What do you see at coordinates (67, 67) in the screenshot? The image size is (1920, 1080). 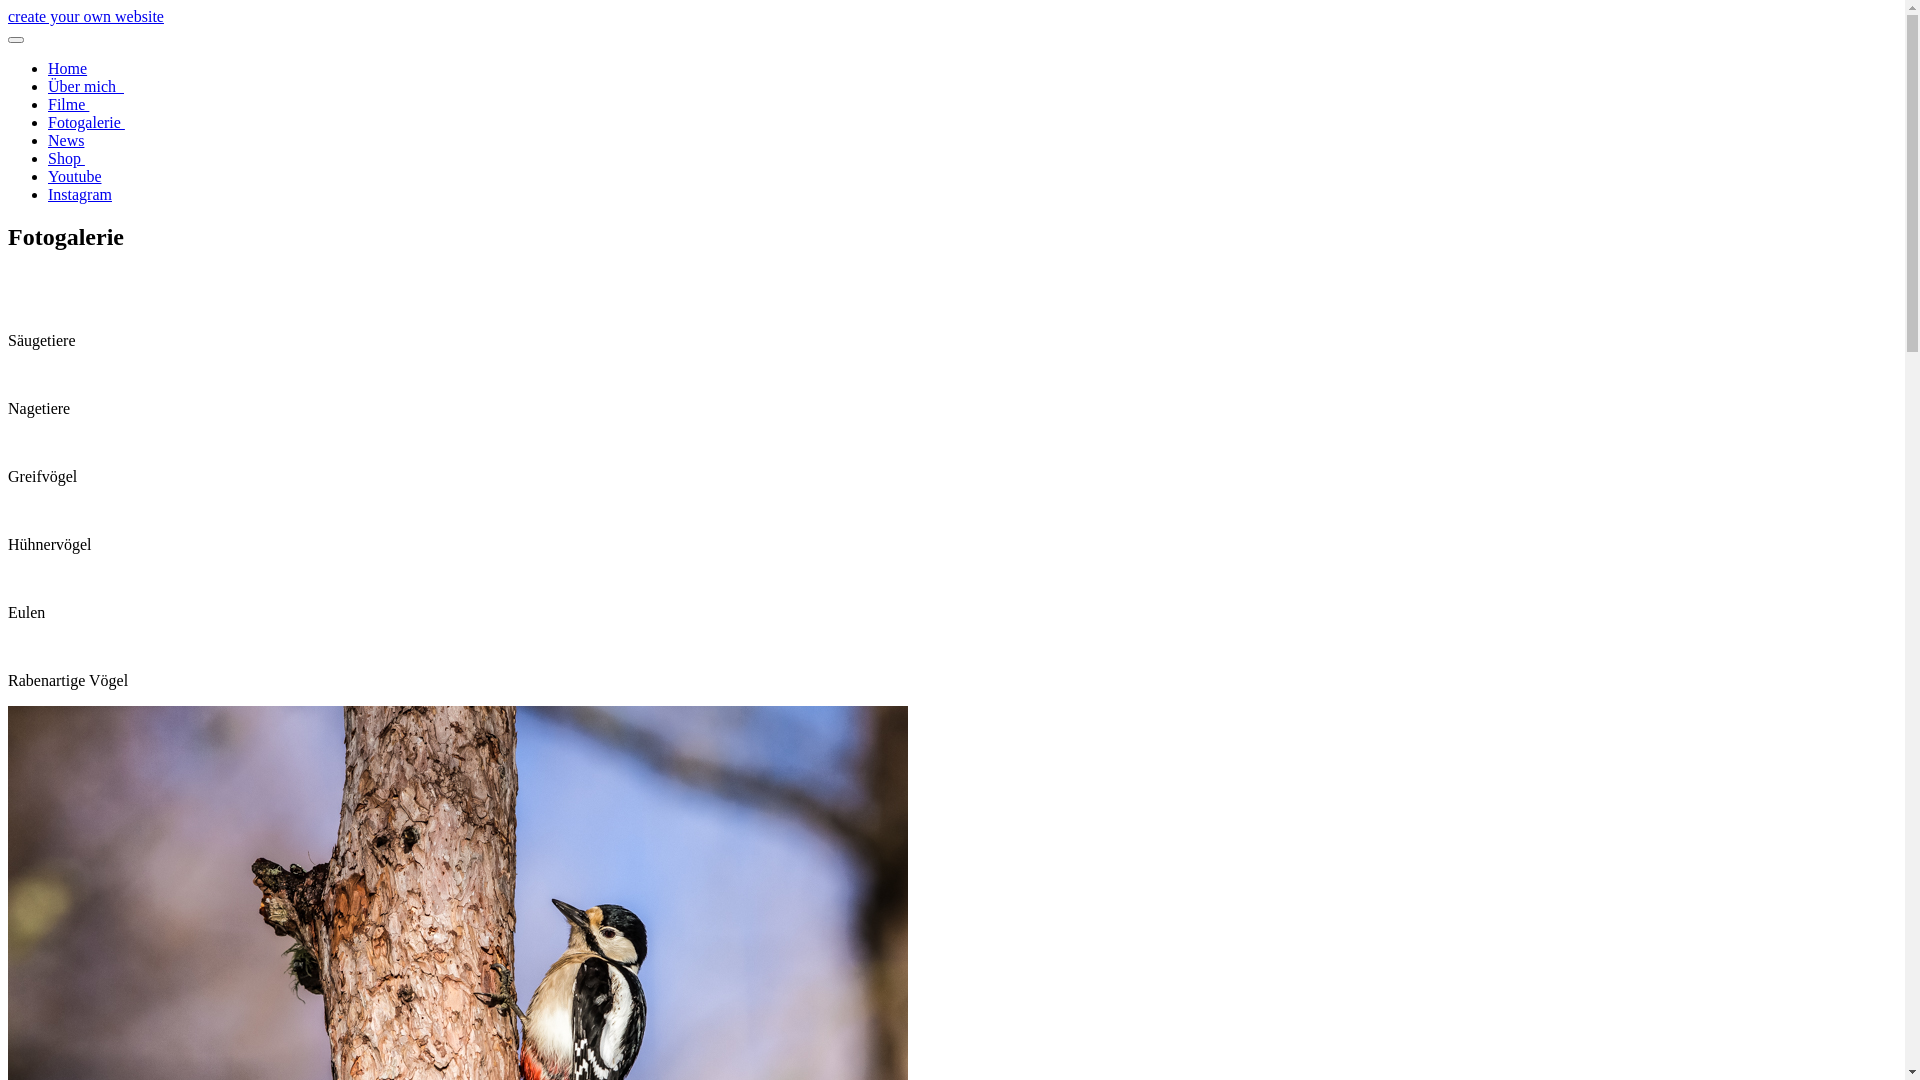 I see `'Home'` at bounding box center [67, 67].